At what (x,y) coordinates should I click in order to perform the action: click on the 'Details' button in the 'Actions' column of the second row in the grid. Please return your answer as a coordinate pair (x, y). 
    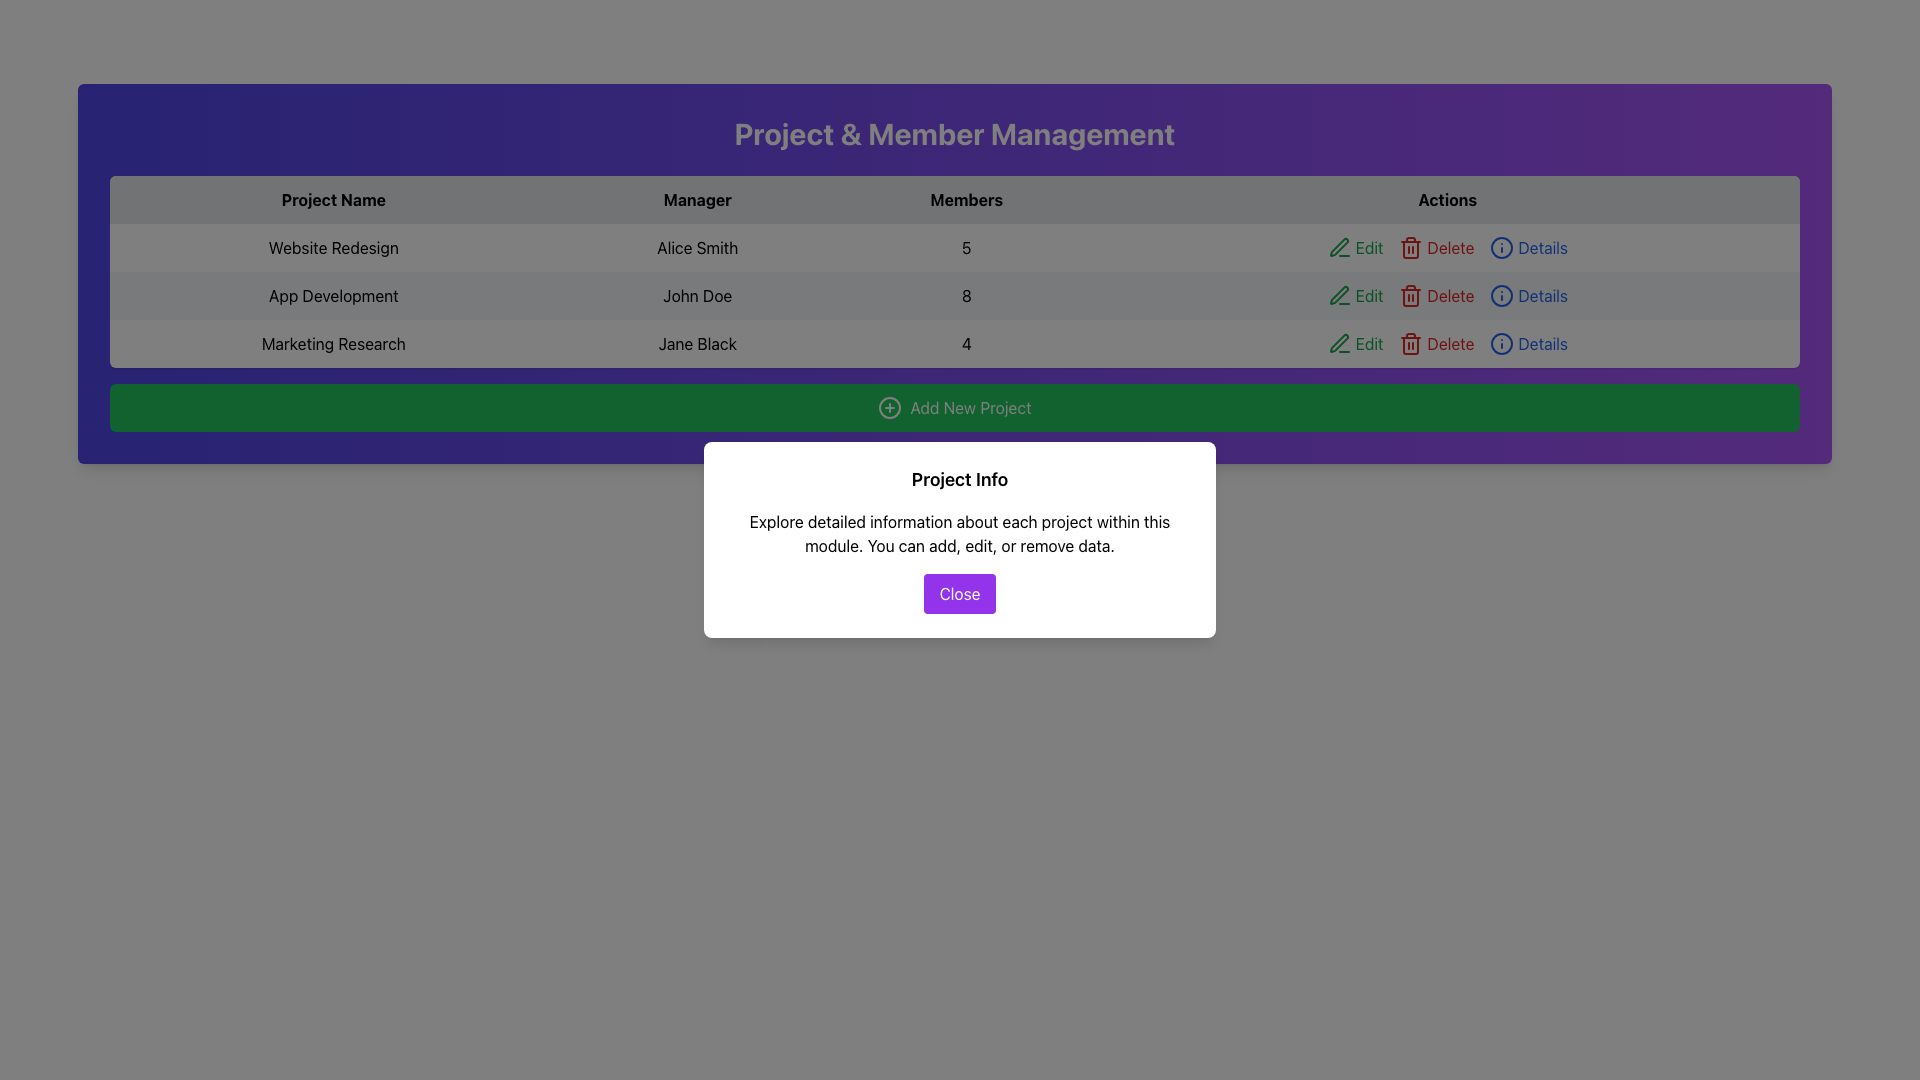
    Looking at the image, I should click on (1528, 296).